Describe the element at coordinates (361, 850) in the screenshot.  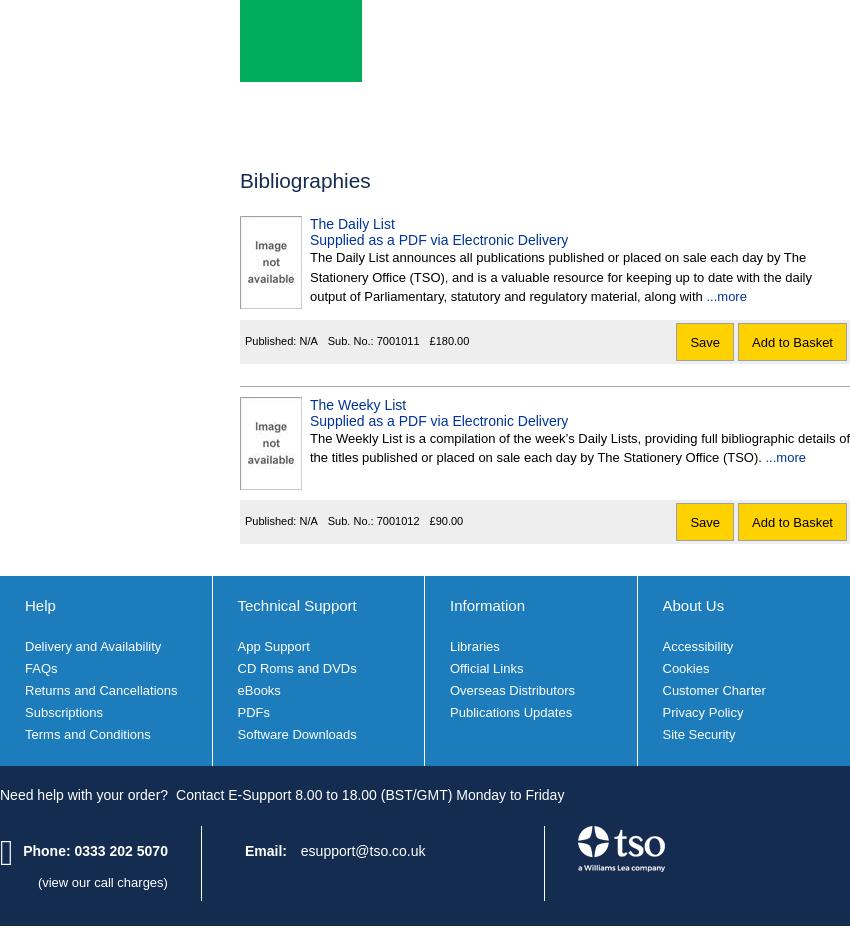
I see `'esupport@tso.co.uk'` at that location.